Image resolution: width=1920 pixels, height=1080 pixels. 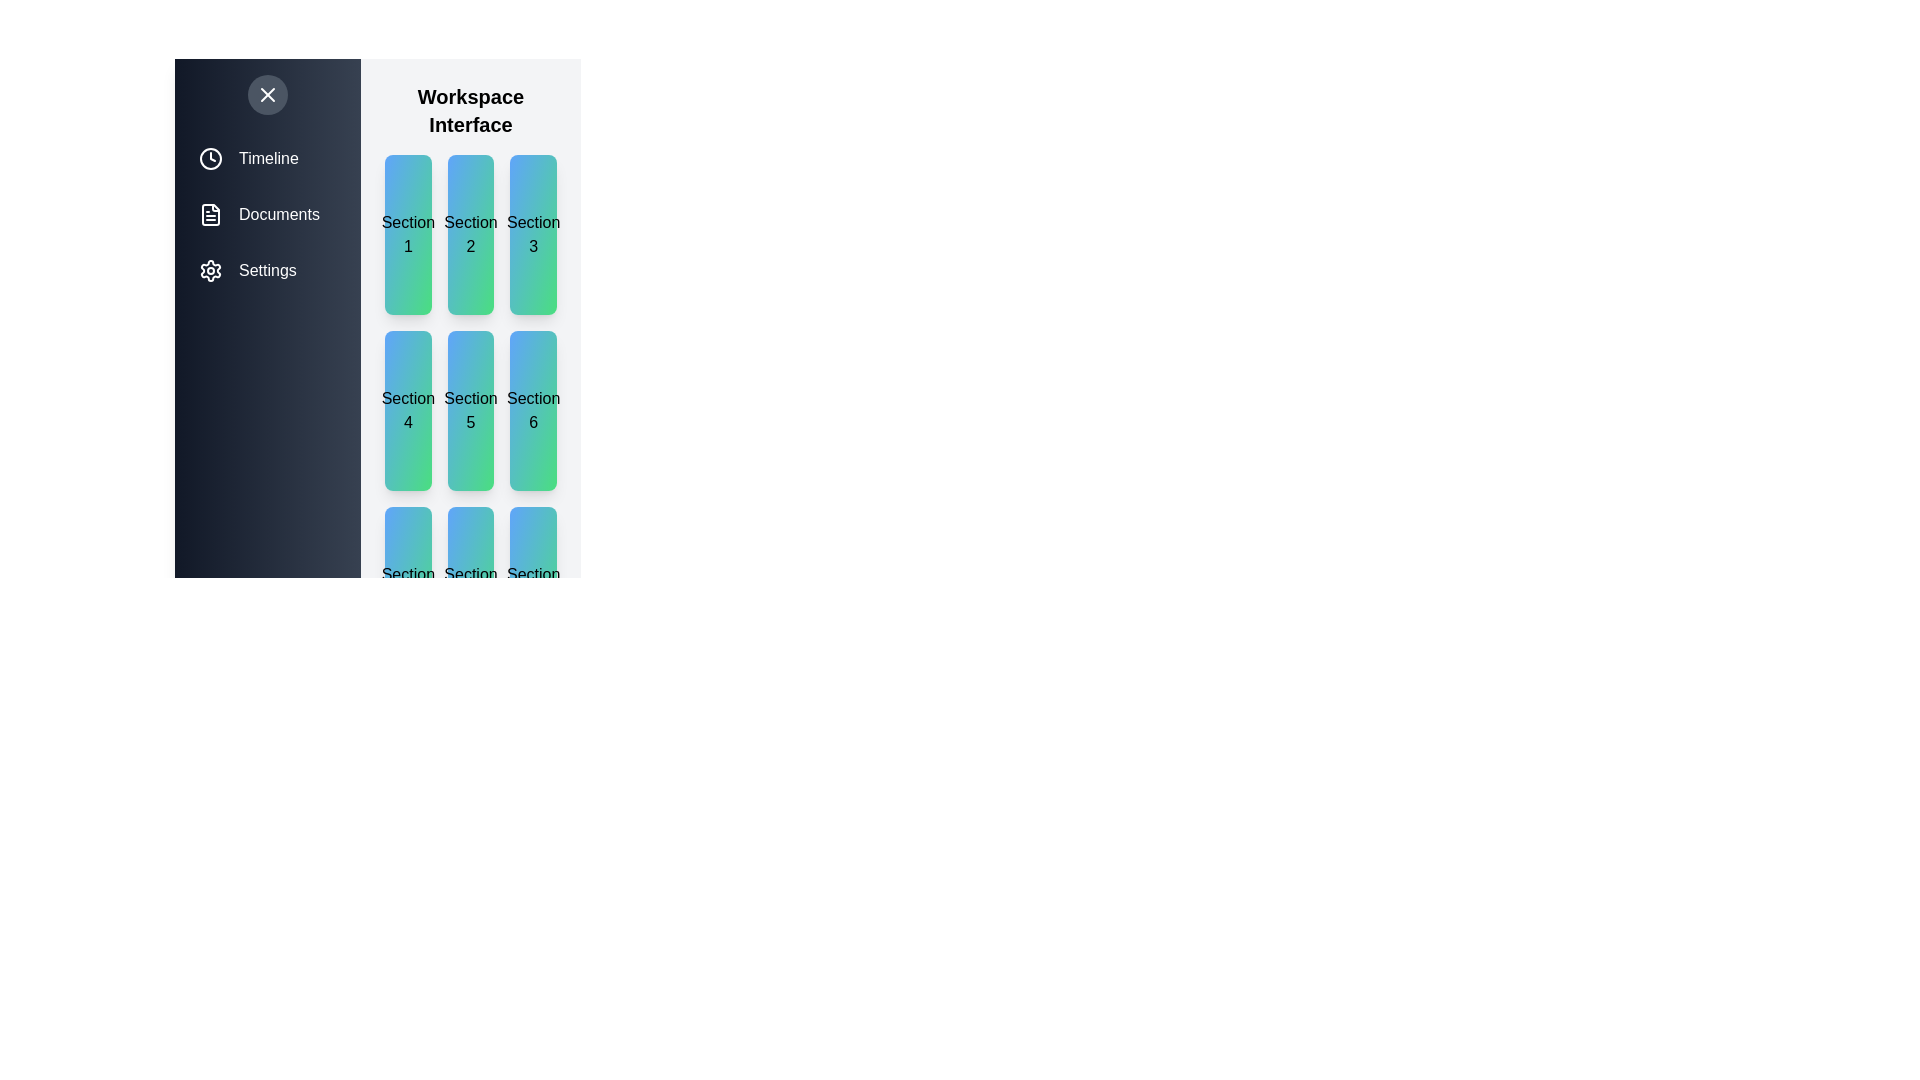 What do you see at coordinates (267, 157) in the screenshot?
I see `the navigation item Timeline to observe its hover effect` at bounding box center [267, 157].